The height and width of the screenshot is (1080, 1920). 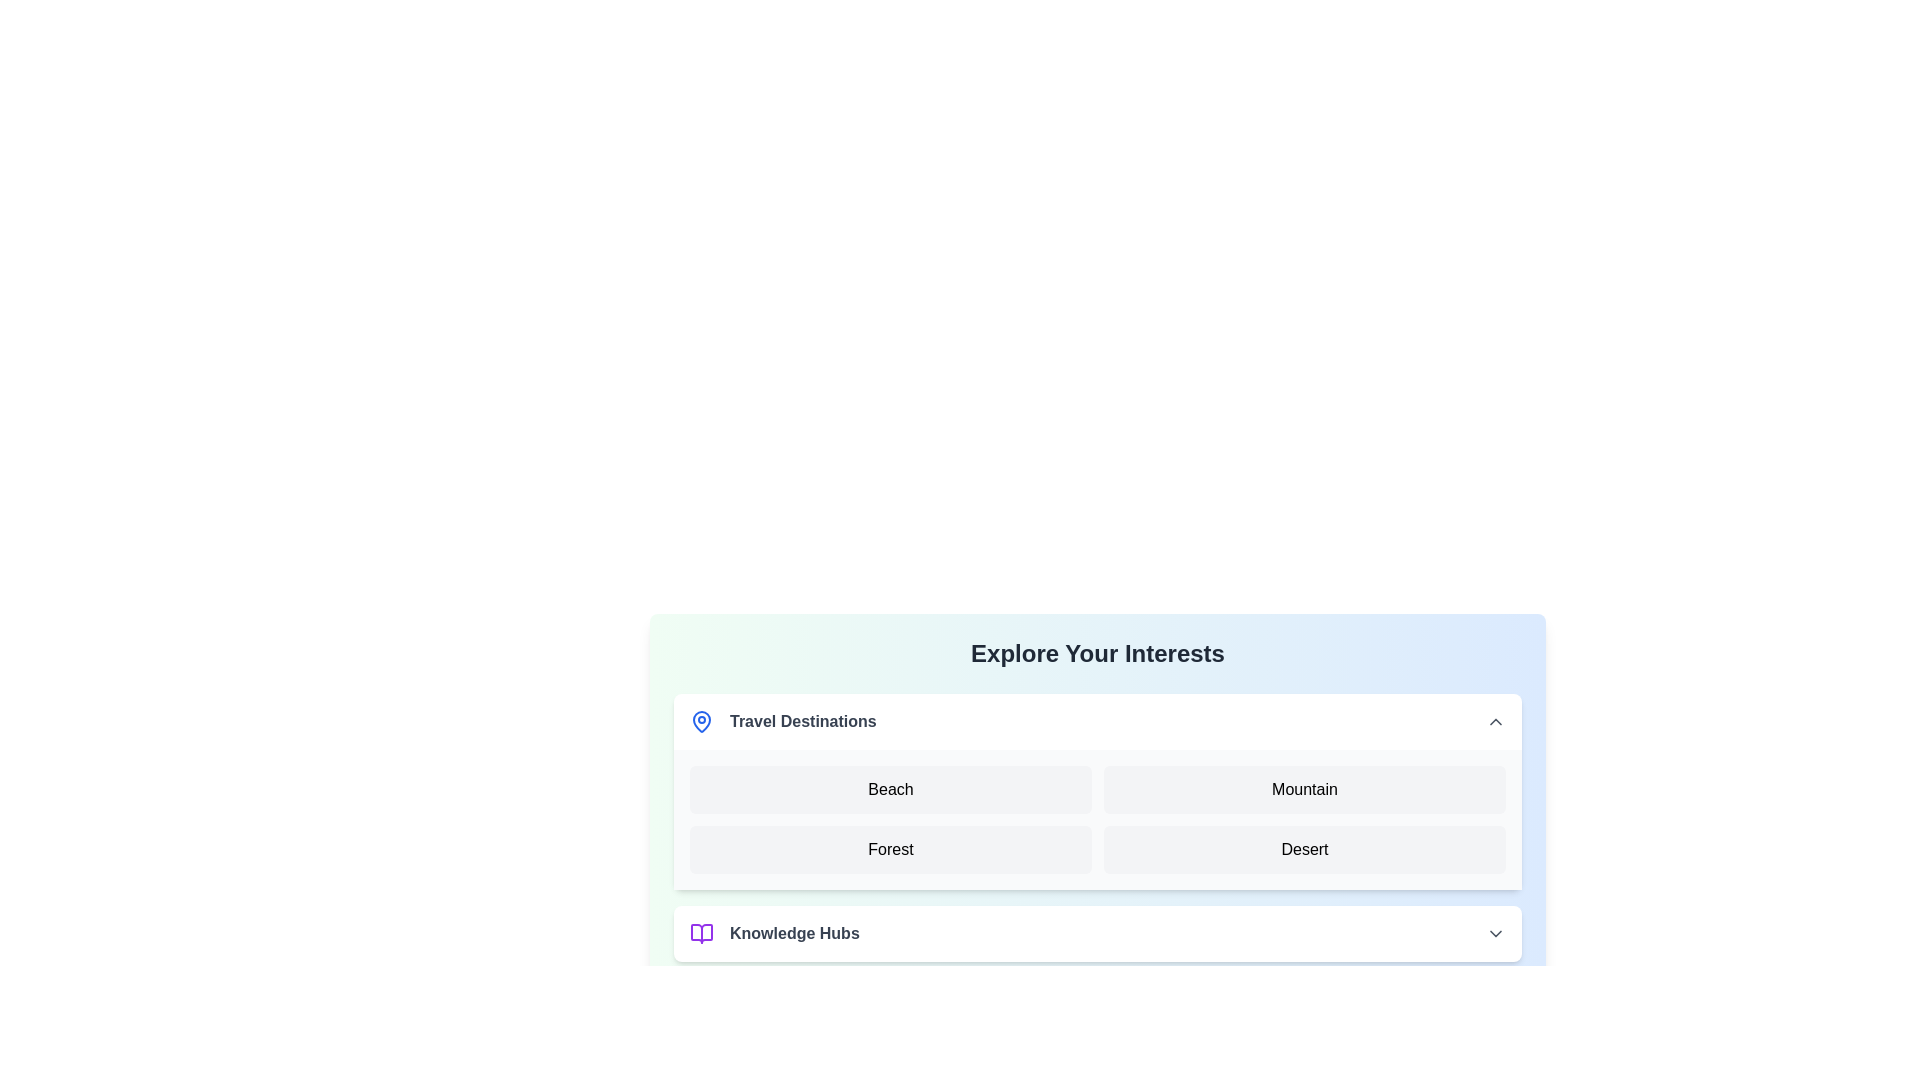 I want to click on the 'Mountain' button, which is a rounded rectangle with bold black text centered on a light gray background, located in the second column of the top row of a grid layout, so click(x=1305, y=789).